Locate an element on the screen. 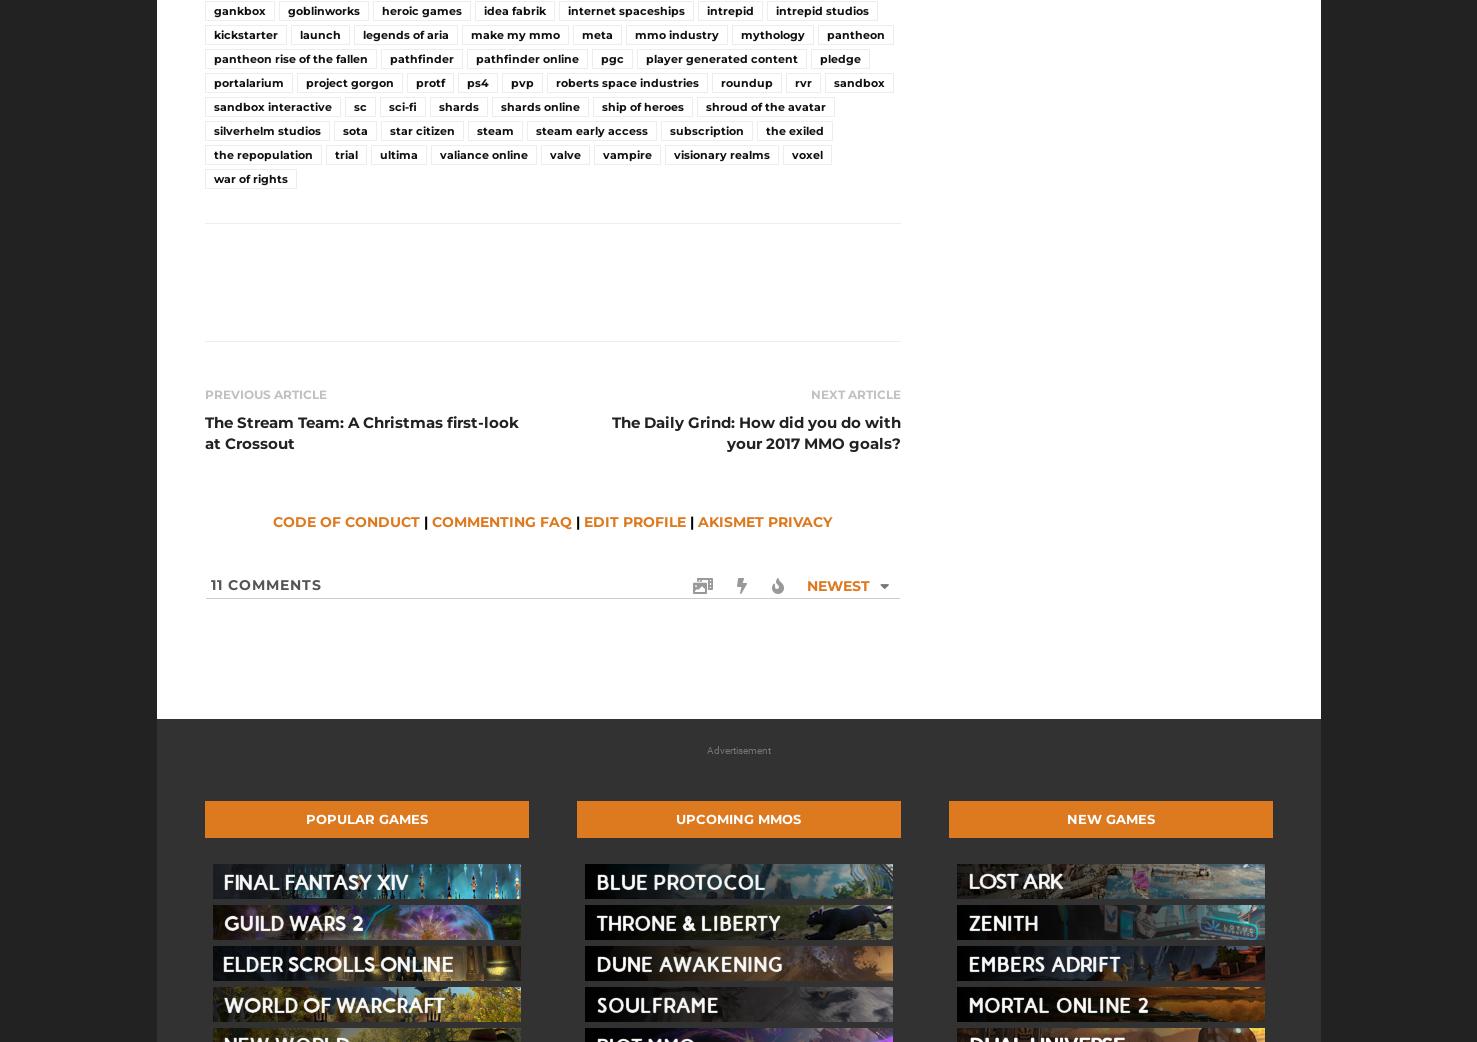  'player generated content' is located at coordinates (645, 57).